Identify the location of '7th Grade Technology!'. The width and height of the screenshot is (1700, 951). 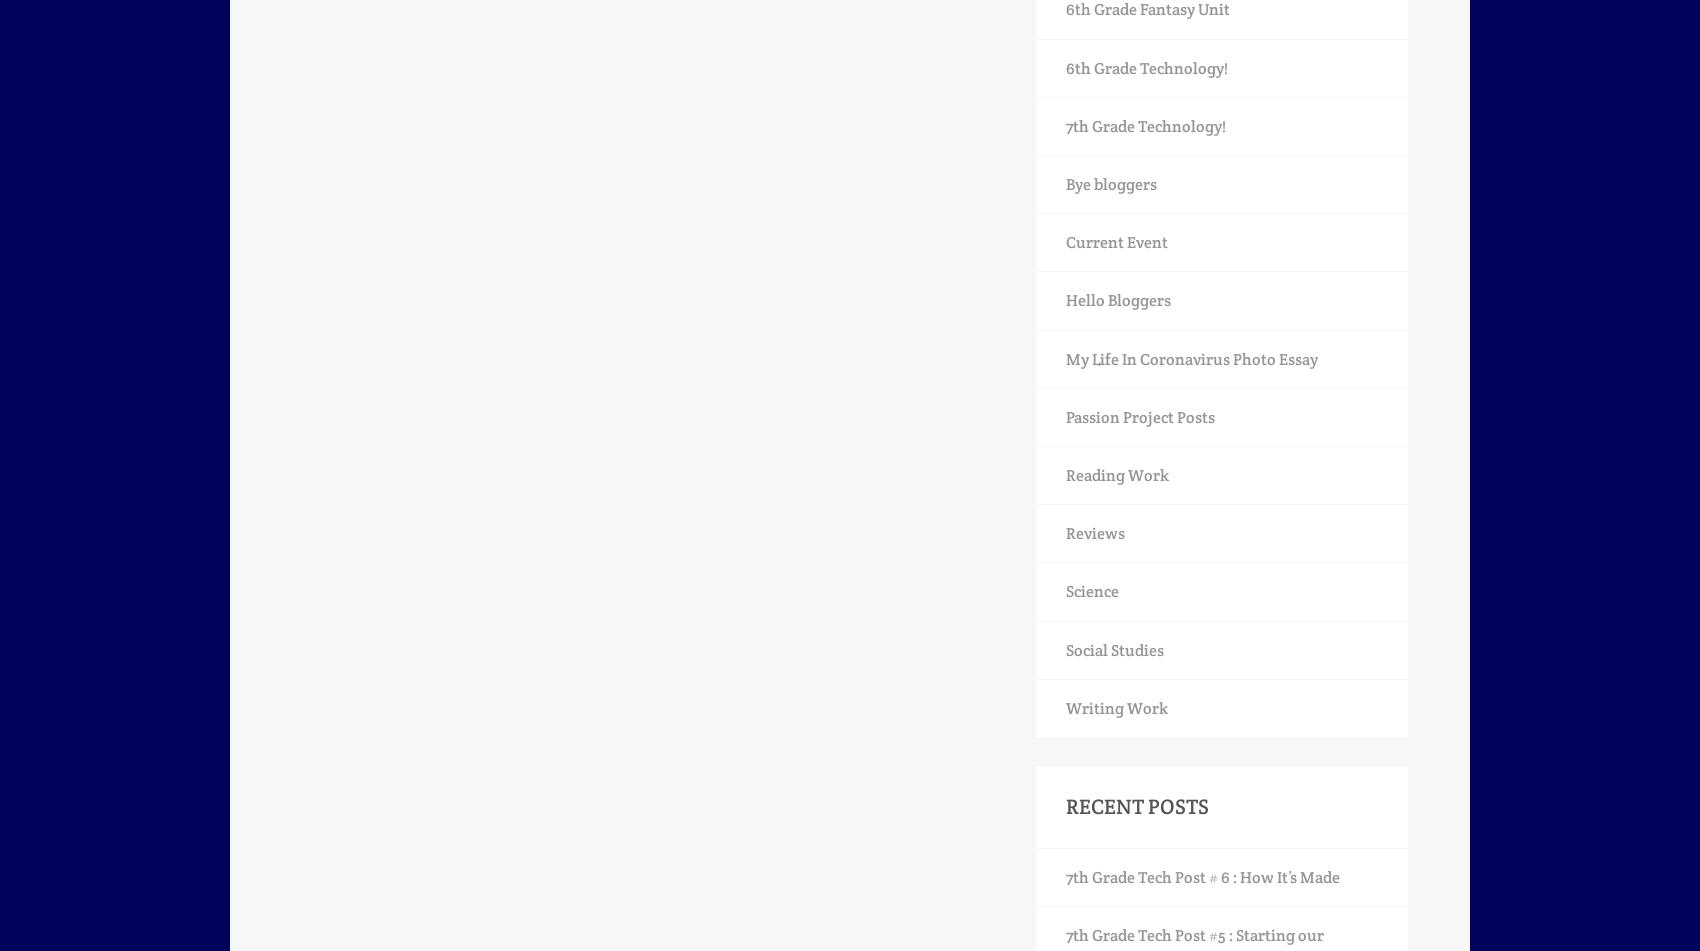
(1145, 125).